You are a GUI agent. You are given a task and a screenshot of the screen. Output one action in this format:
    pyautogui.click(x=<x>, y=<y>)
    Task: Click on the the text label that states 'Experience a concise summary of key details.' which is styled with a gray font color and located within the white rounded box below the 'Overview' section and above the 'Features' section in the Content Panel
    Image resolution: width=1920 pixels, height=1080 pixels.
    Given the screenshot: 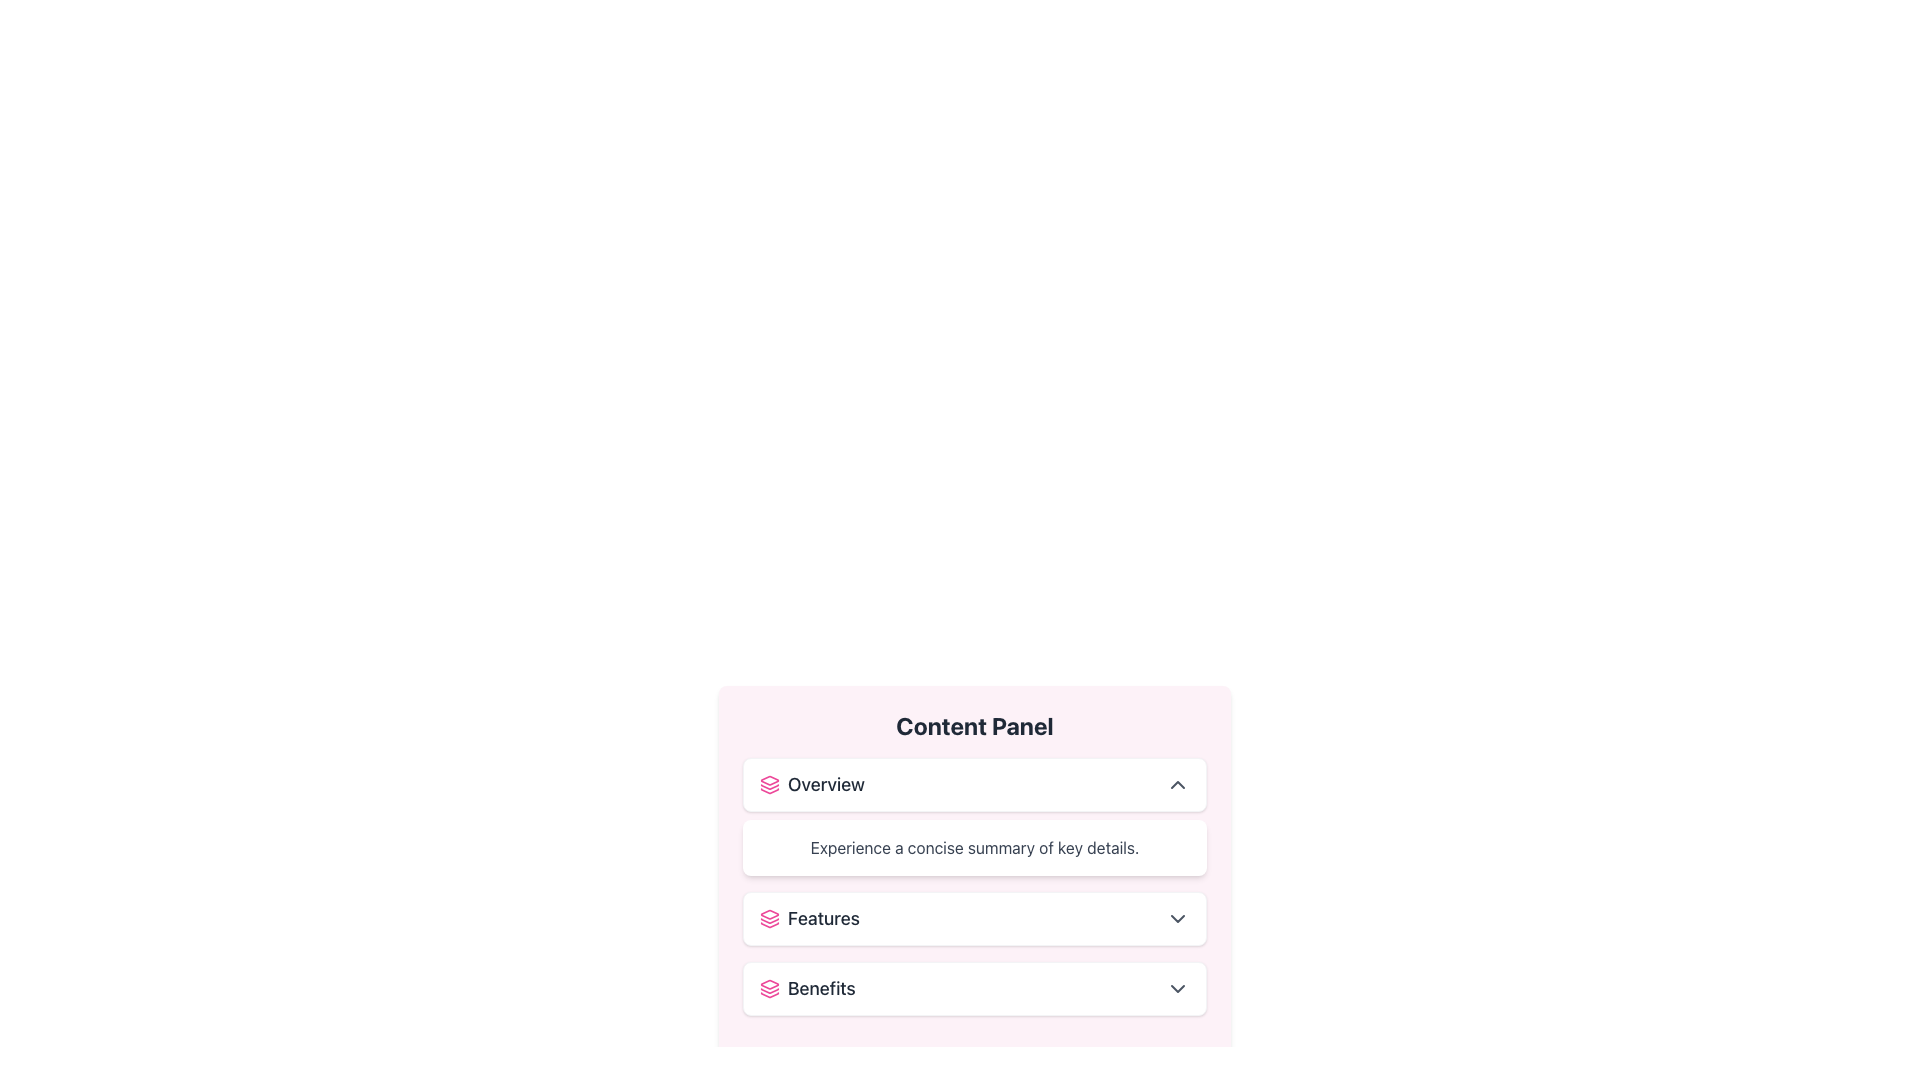 What is the action you would take?
    pyautogui.click(x=974, y=848)
    